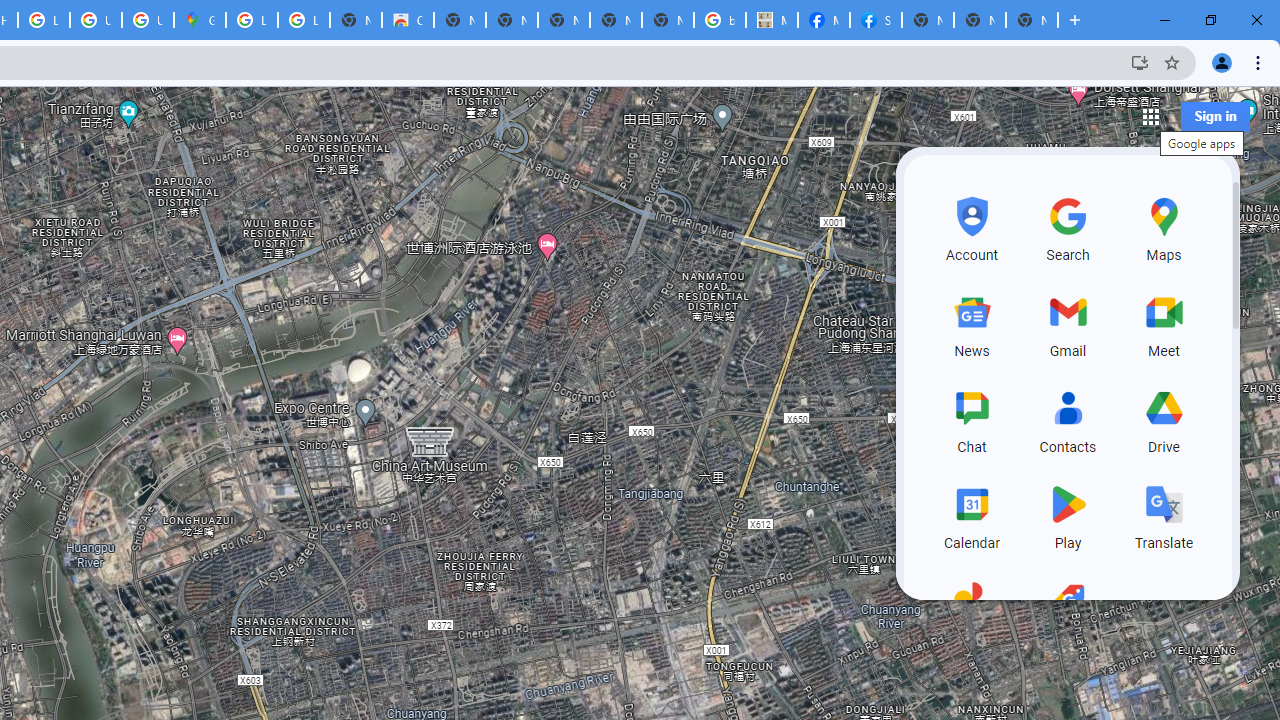  Describe the element at coordinates (406, 20) in the screenshot. I see `'Chrome Web Store'` at that location.